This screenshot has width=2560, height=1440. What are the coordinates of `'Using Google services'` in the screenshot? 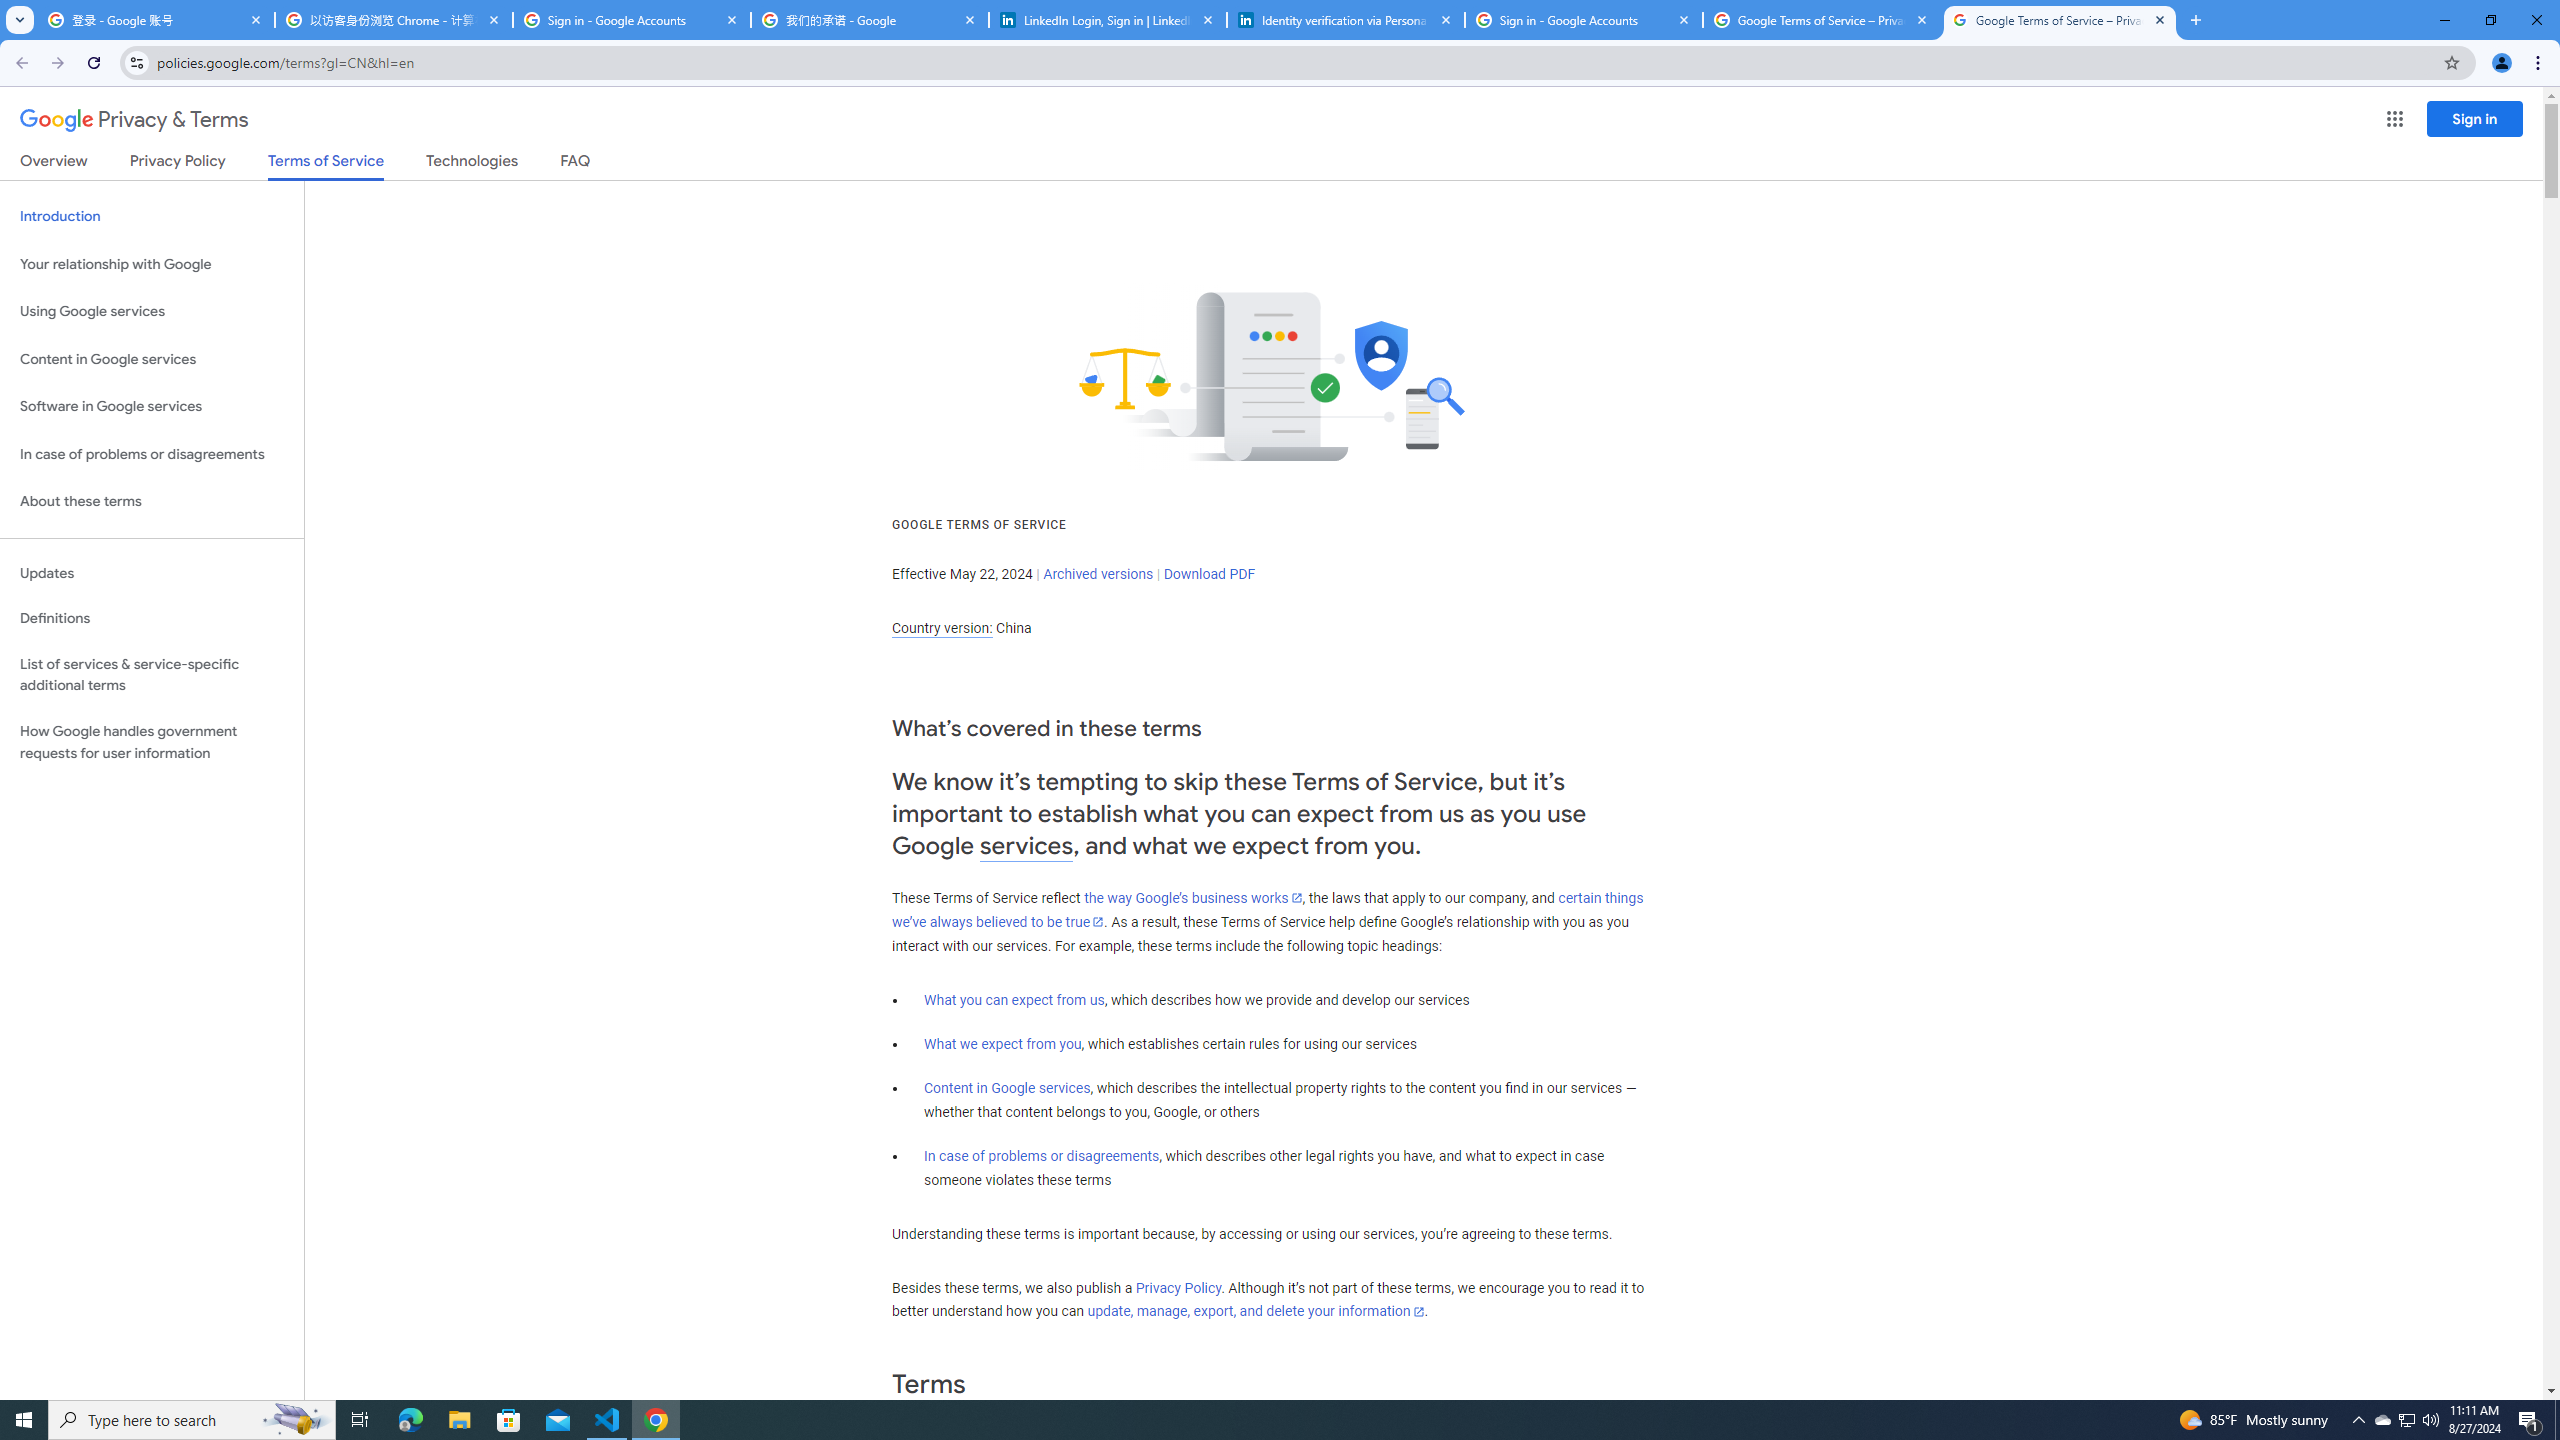 It's located at (151, 310).